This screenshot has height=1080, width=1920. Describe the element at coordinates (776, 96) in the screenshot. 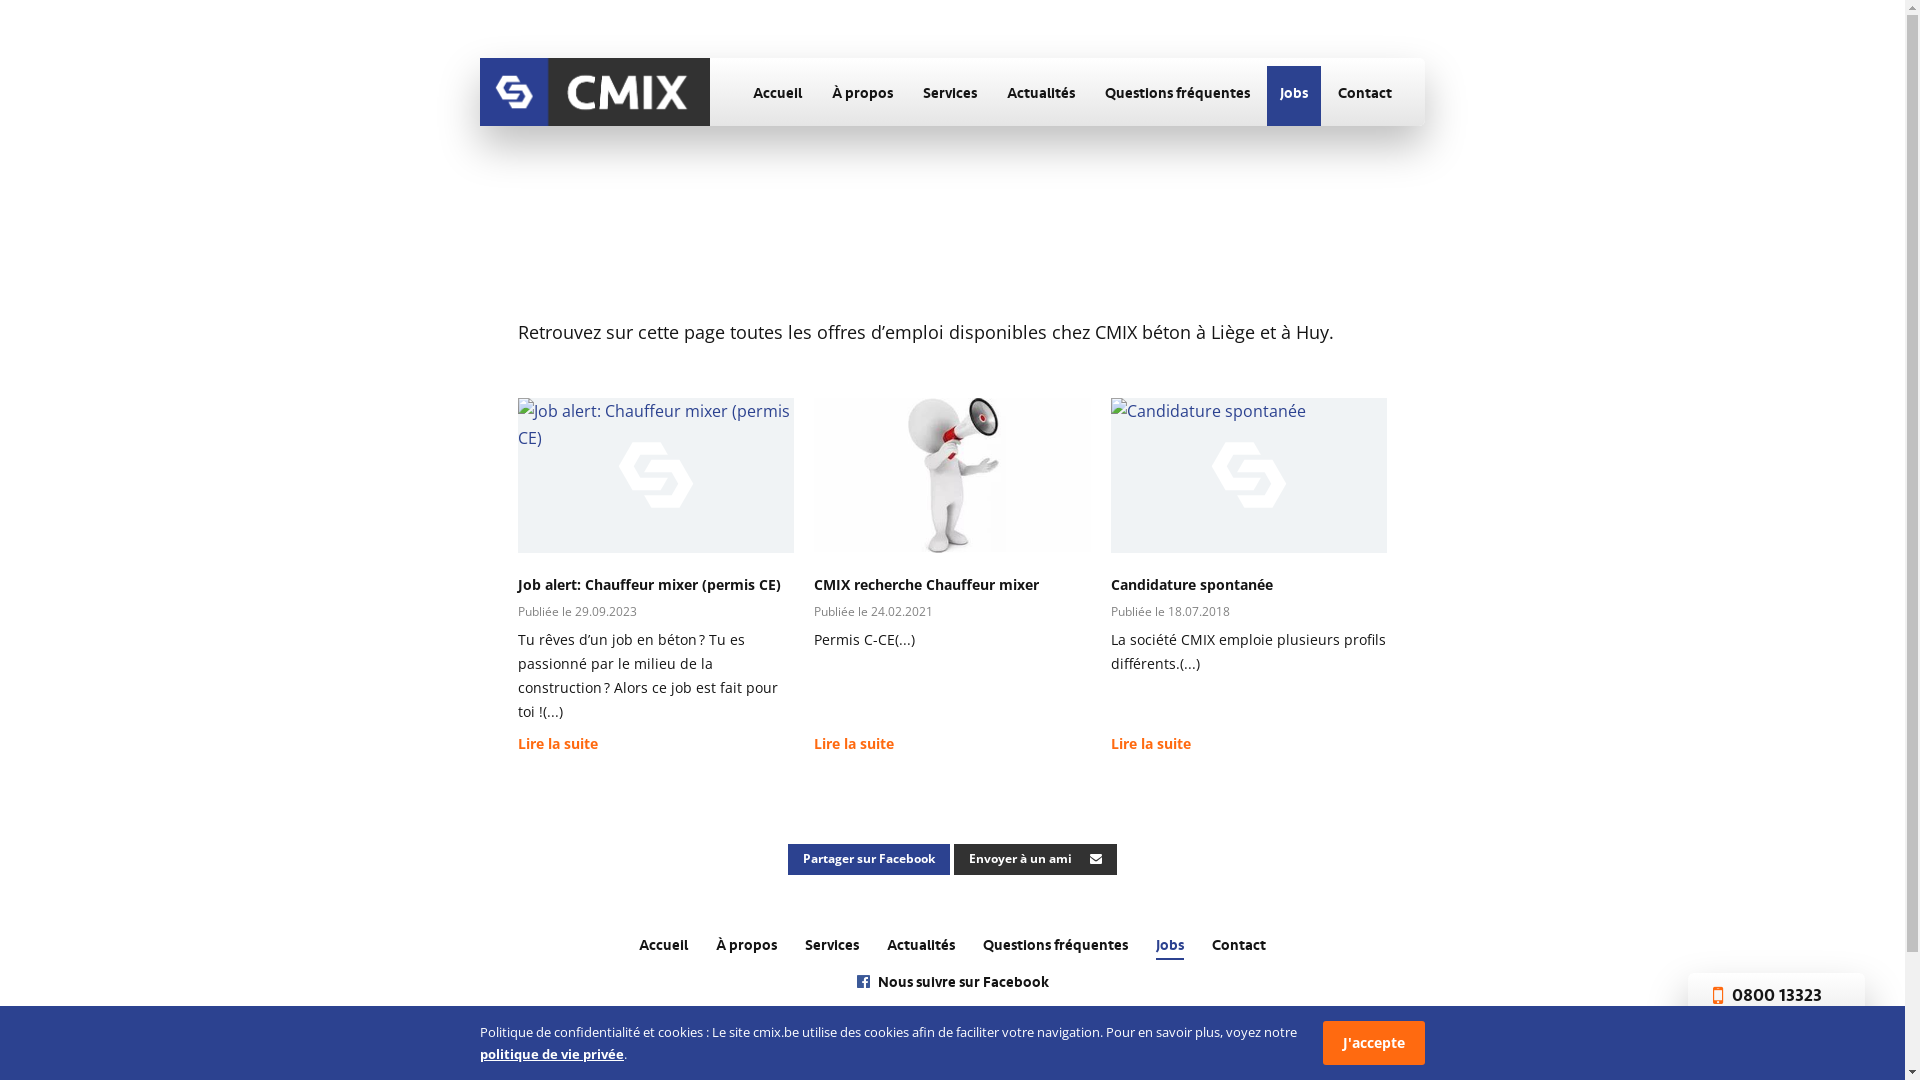

I see `'Accueil'` at that location.